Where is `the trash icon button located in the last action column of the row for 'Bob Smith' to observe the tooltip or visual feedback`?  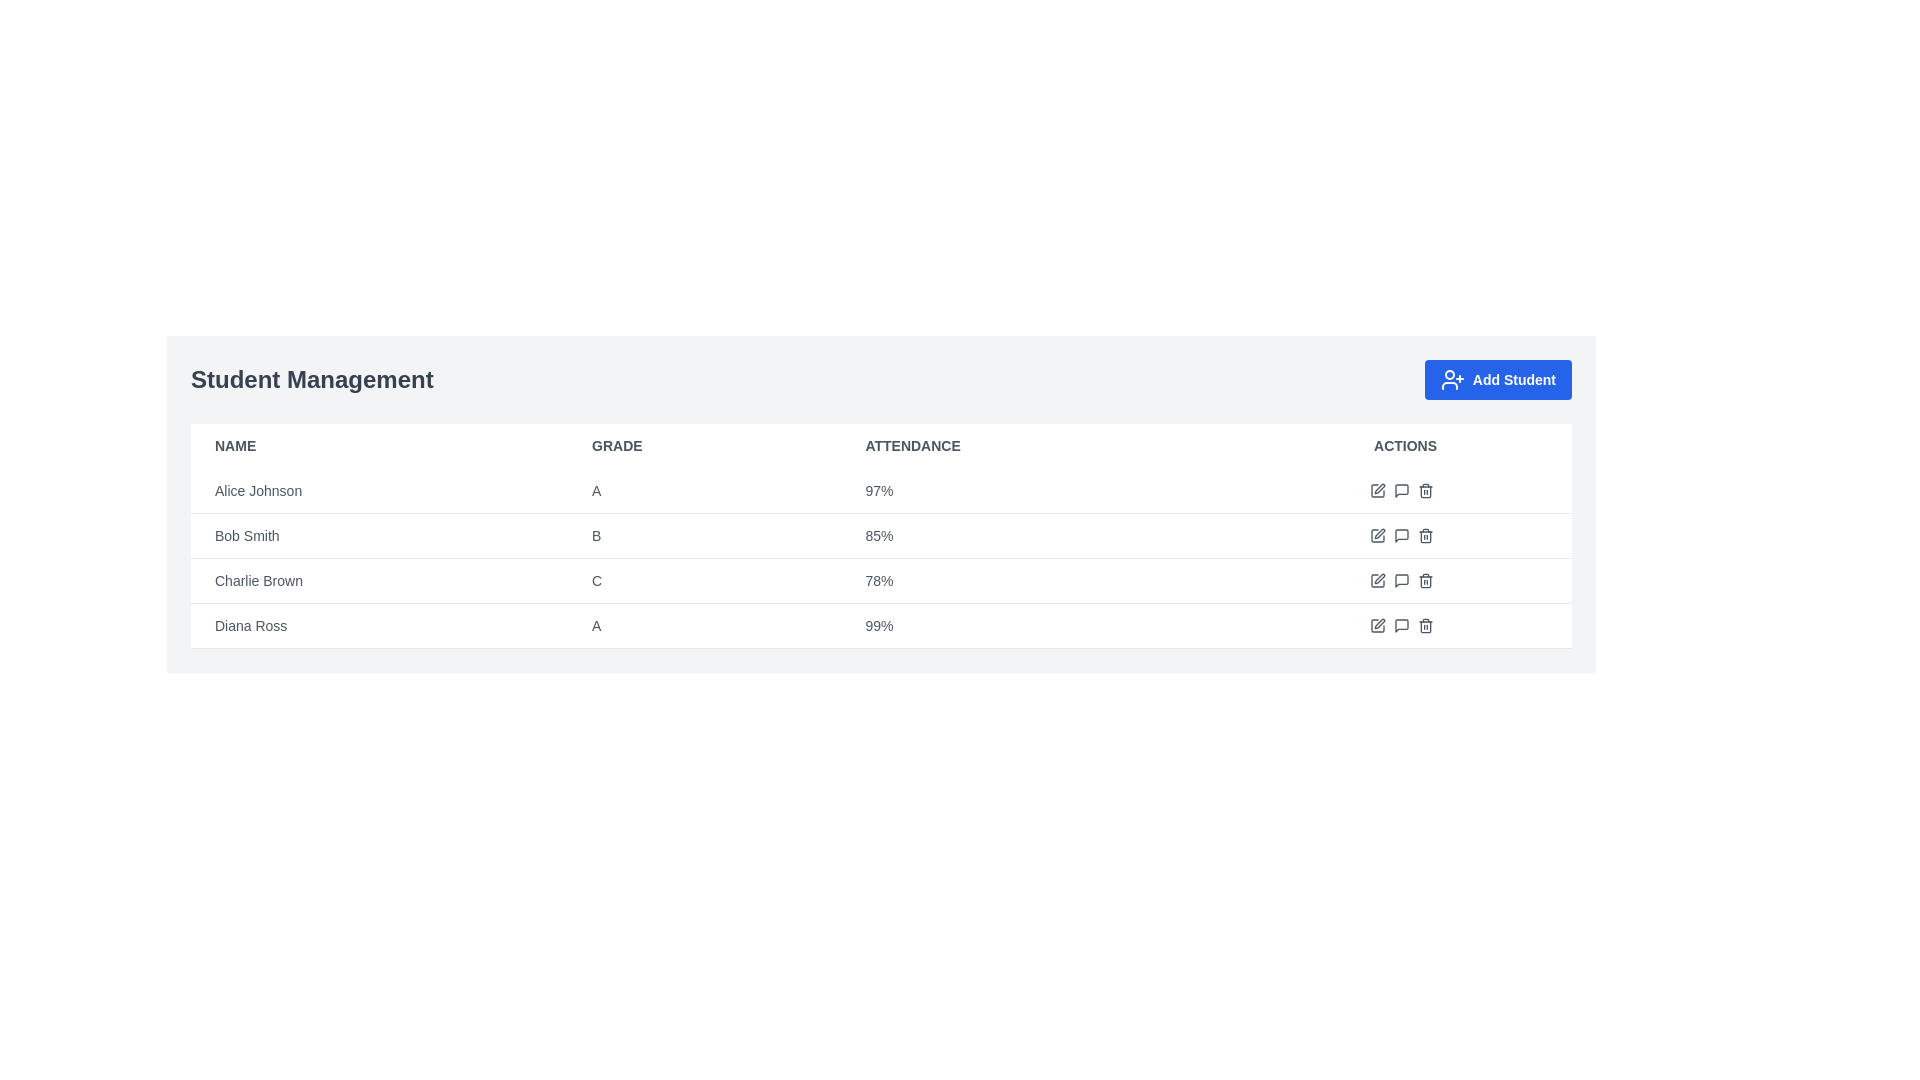
the trash icon button located in the last action column of the row for 'Bob Smith' to observe the tooltip or visual feedback is located at coordinates (1424, 535).